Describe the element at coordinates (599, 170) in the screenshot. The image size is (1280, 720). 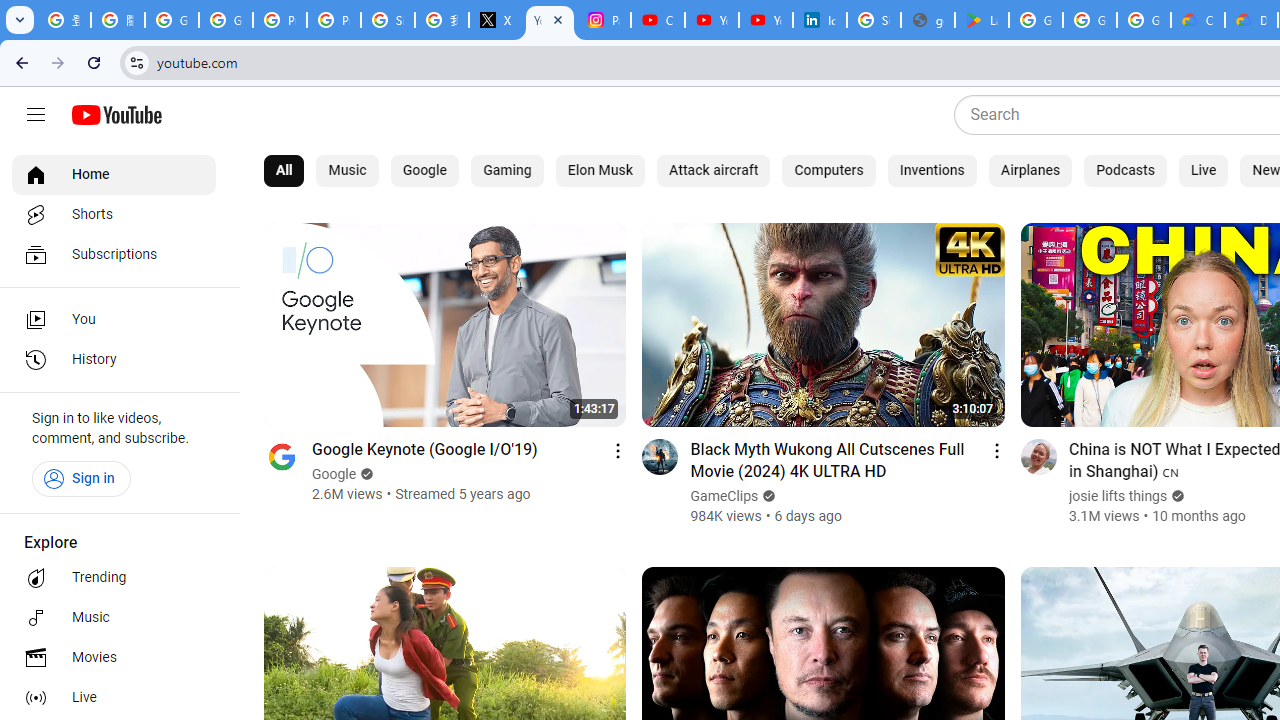
I see `'Elon Musk'` at that location.